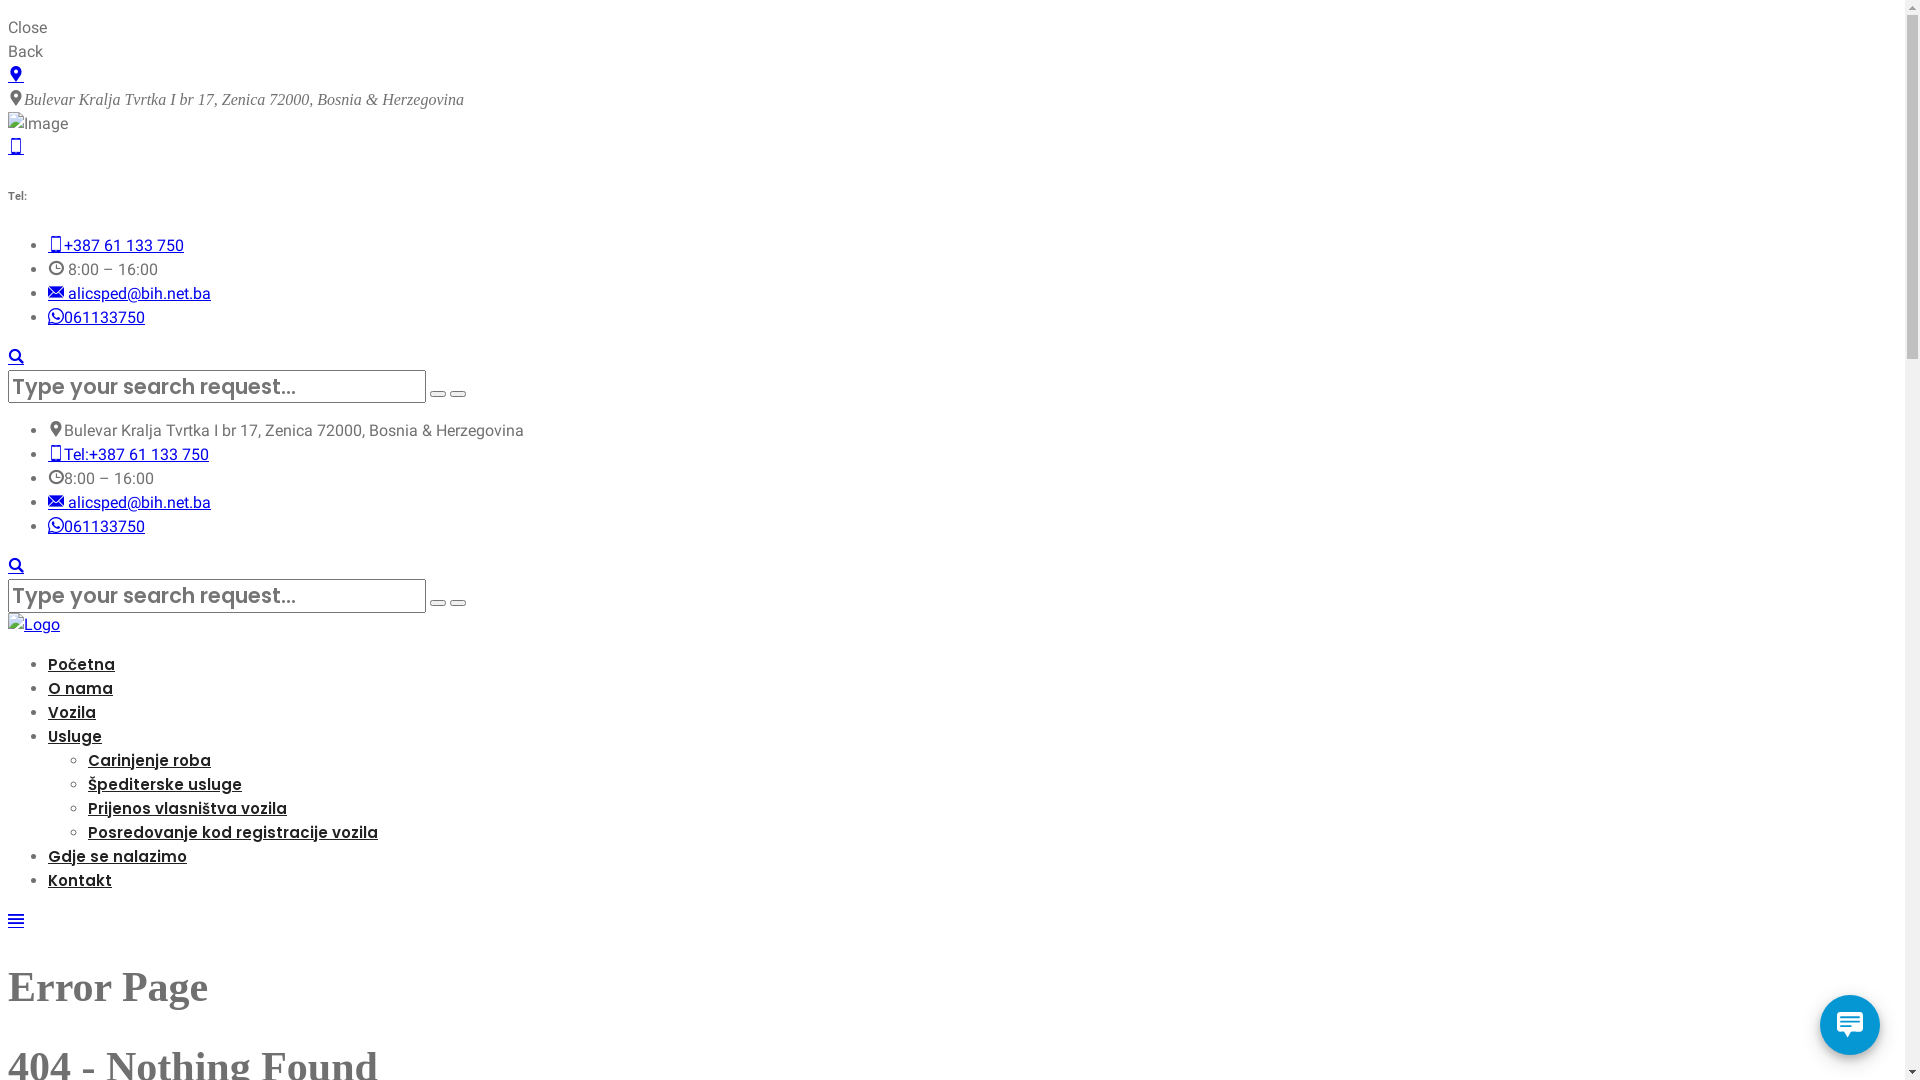  What do you see at coordinates (48, 855) in the screenshot?
I see `'Gdje se nalazimo'` at bounding box center [48, 855].